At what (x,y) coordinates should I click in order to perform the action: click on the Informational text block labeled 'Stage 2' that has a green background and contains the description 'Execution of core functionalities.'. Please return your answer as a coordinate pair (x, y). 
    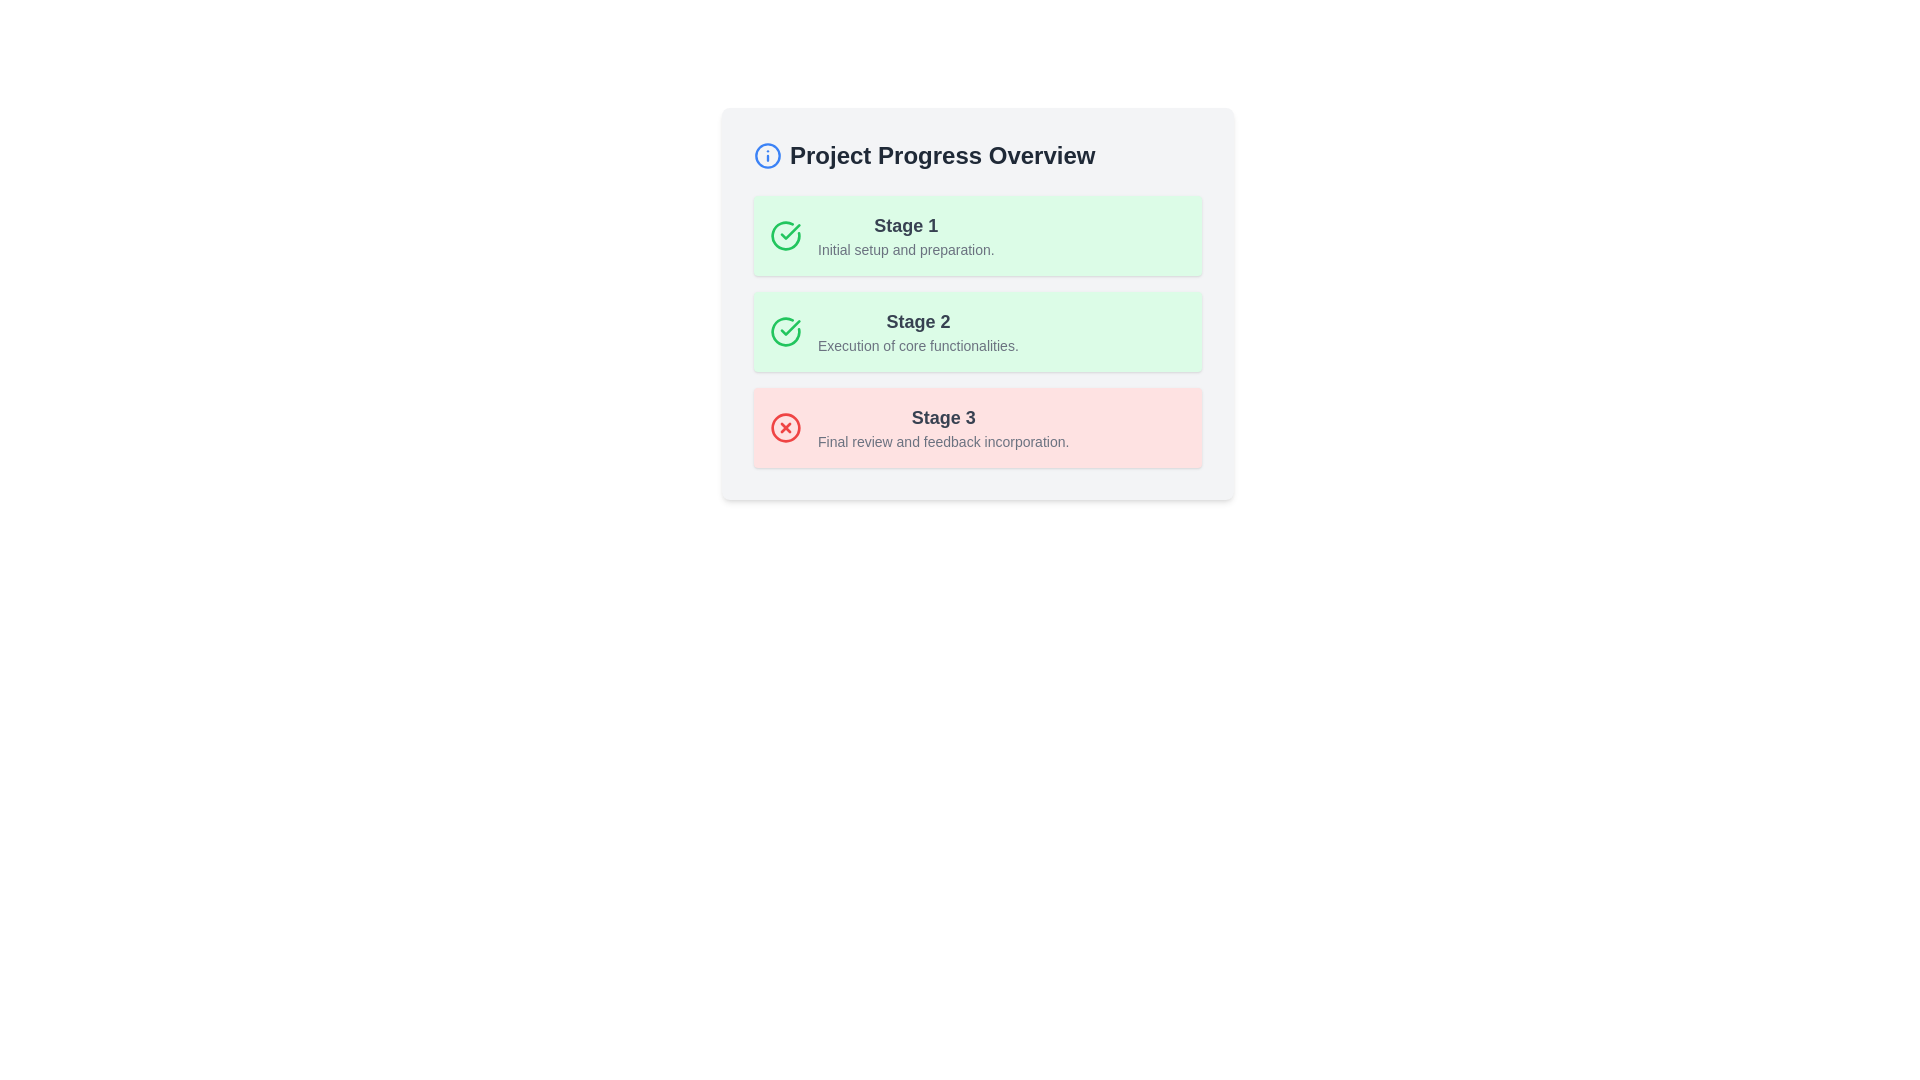
    Looking at the image, I should click on (978, 330).